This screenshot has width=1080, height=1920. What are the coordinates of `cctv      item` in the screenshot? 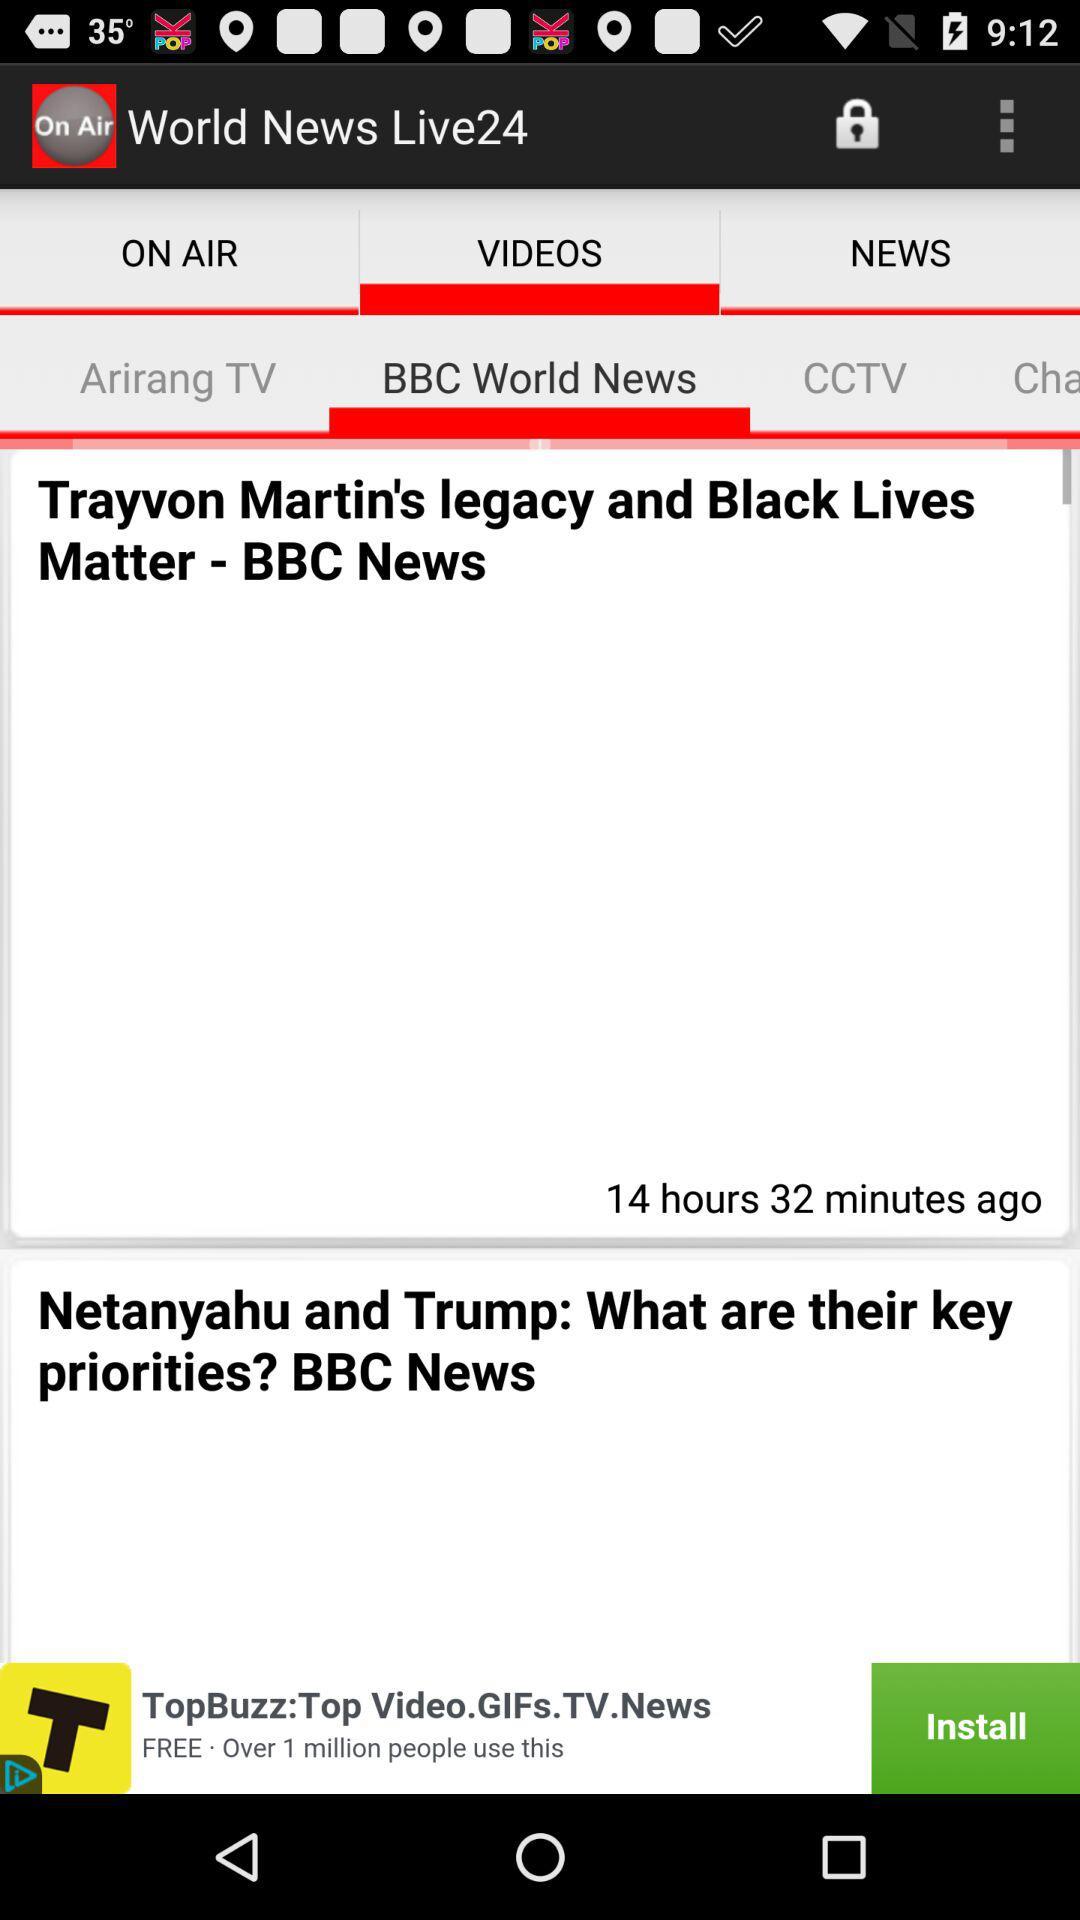 It's located at (855, 376).